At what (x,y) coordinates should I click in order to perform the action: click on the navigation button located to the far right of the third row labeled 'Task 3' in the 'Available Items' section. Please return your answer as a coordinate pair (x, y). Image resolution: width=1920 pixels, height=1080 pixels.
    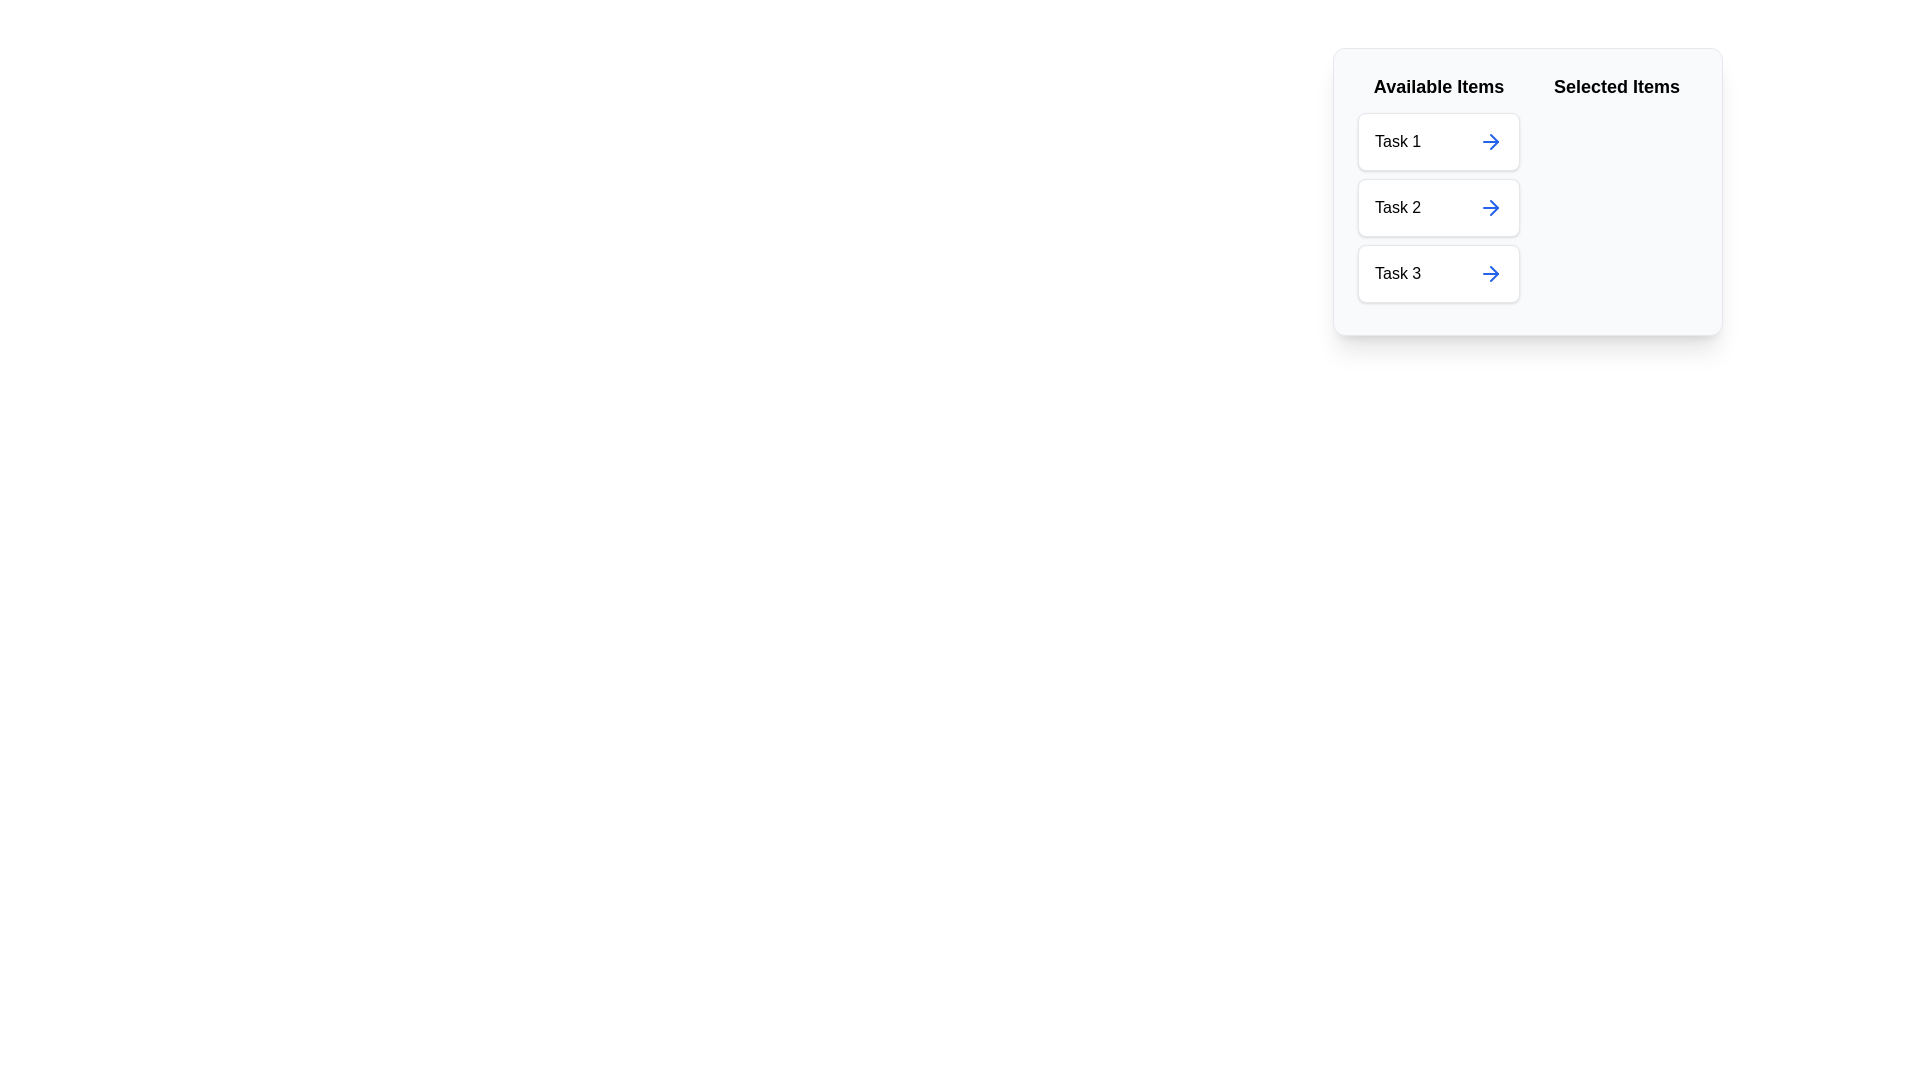
    Looking at the image, I should click on (1491, 273).